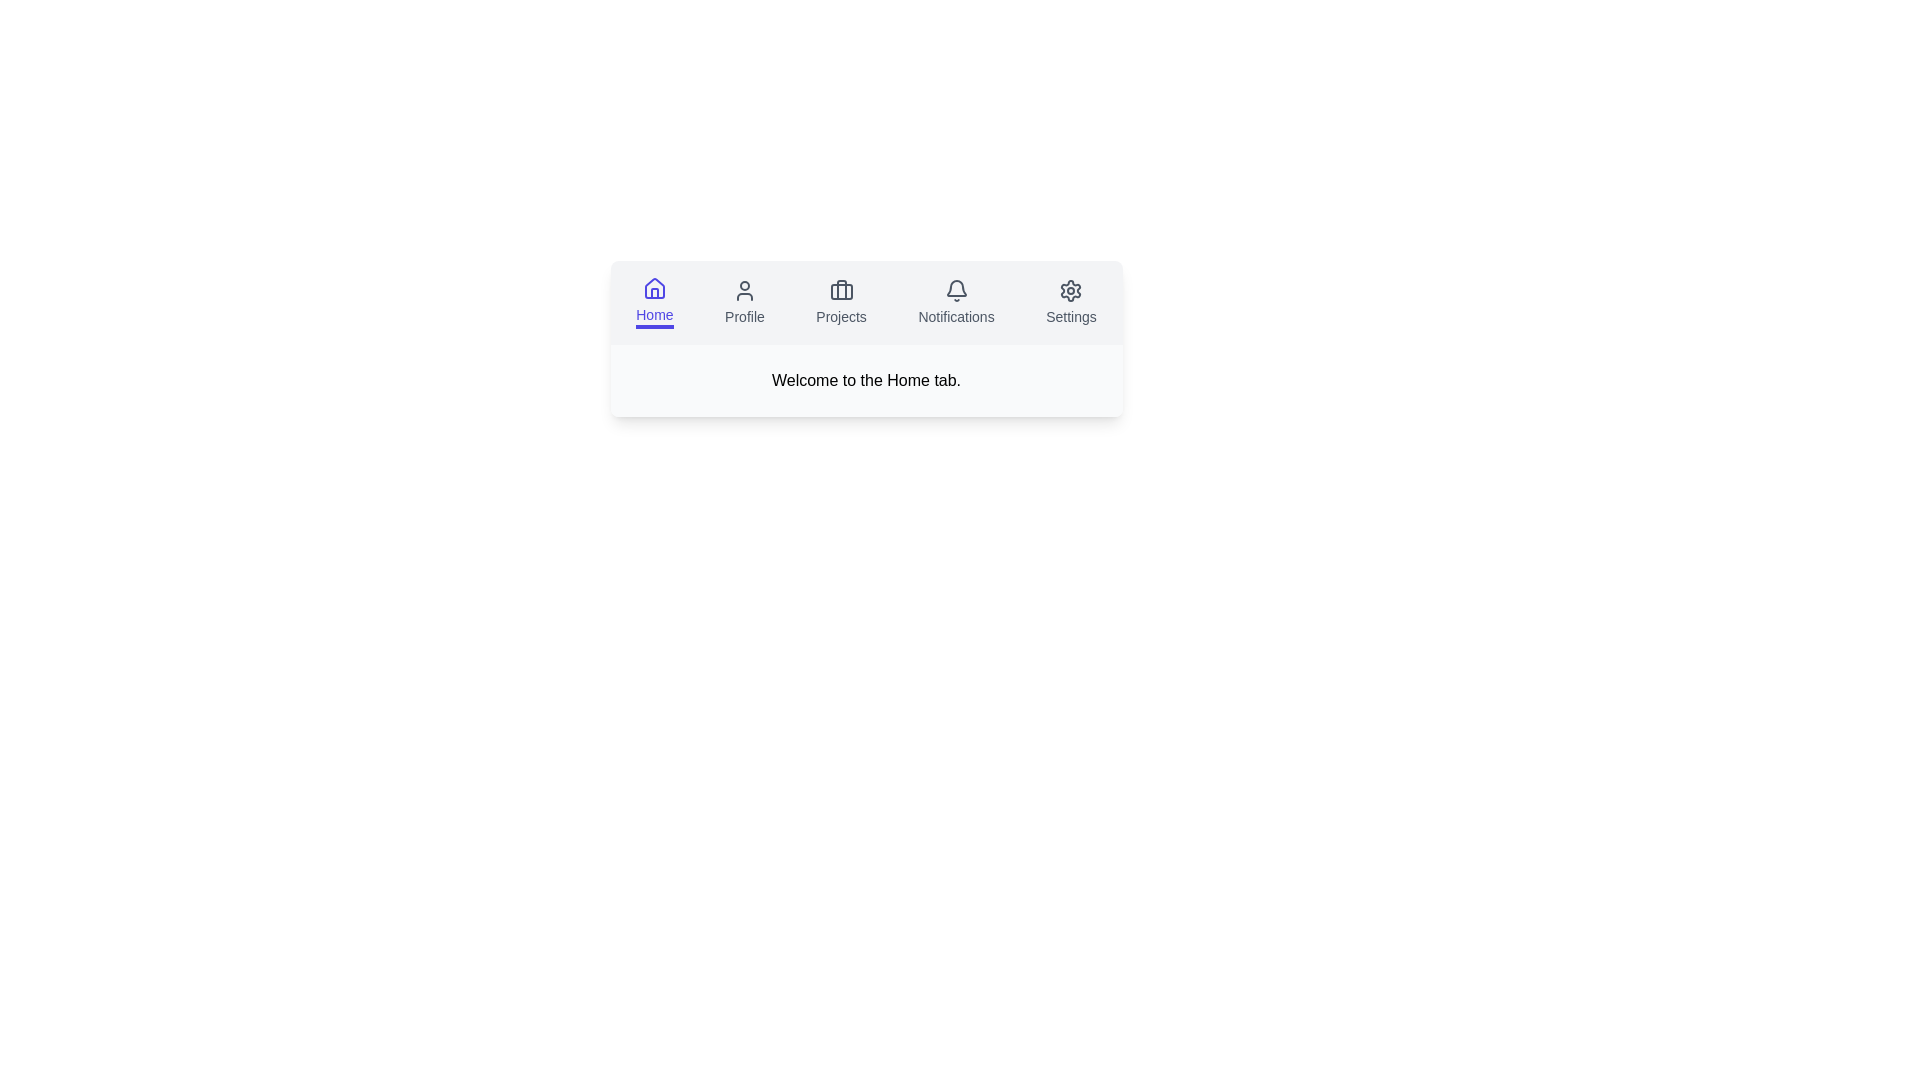 The width and height of the screenshot is (1920, 1080). Describe the element at coordinates (1070, 290) in the screenshot. I see `the Settings icon (gear symbol) located at the far right position in the horizontal navigation bar` at that location.